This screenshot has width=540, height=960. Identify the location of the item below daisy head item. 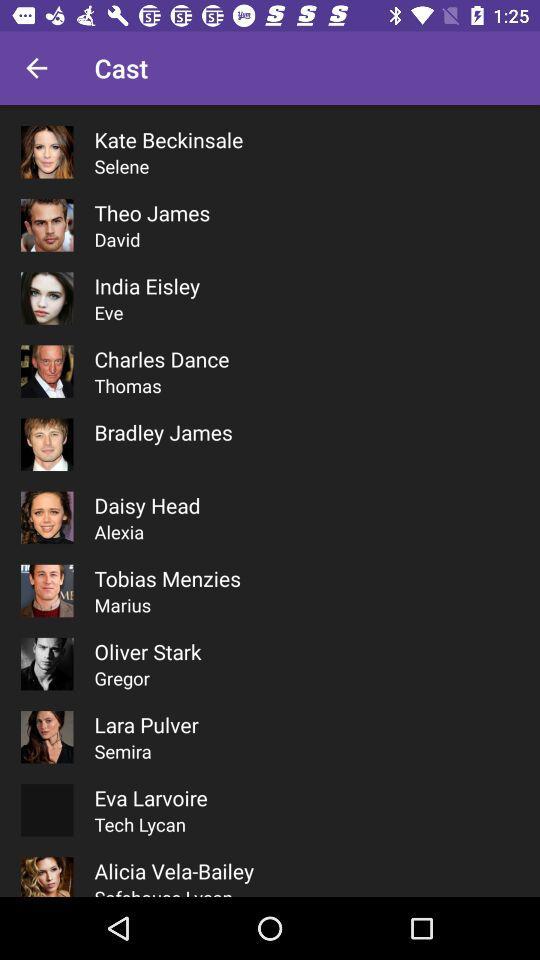
(119, 531).